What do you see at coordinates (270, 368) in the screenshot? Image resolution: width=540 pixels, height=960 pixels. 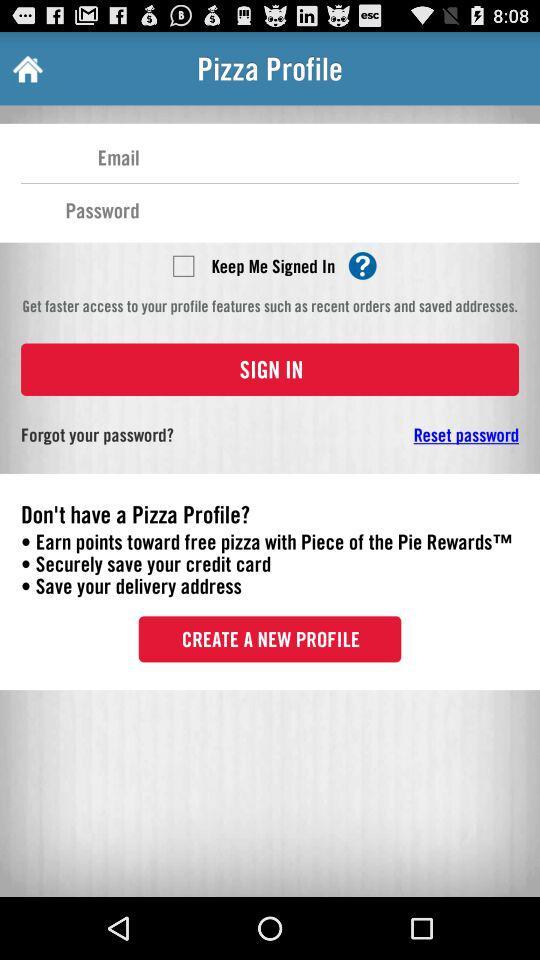 I see `the sign in button` at bounding box center [270, 368].